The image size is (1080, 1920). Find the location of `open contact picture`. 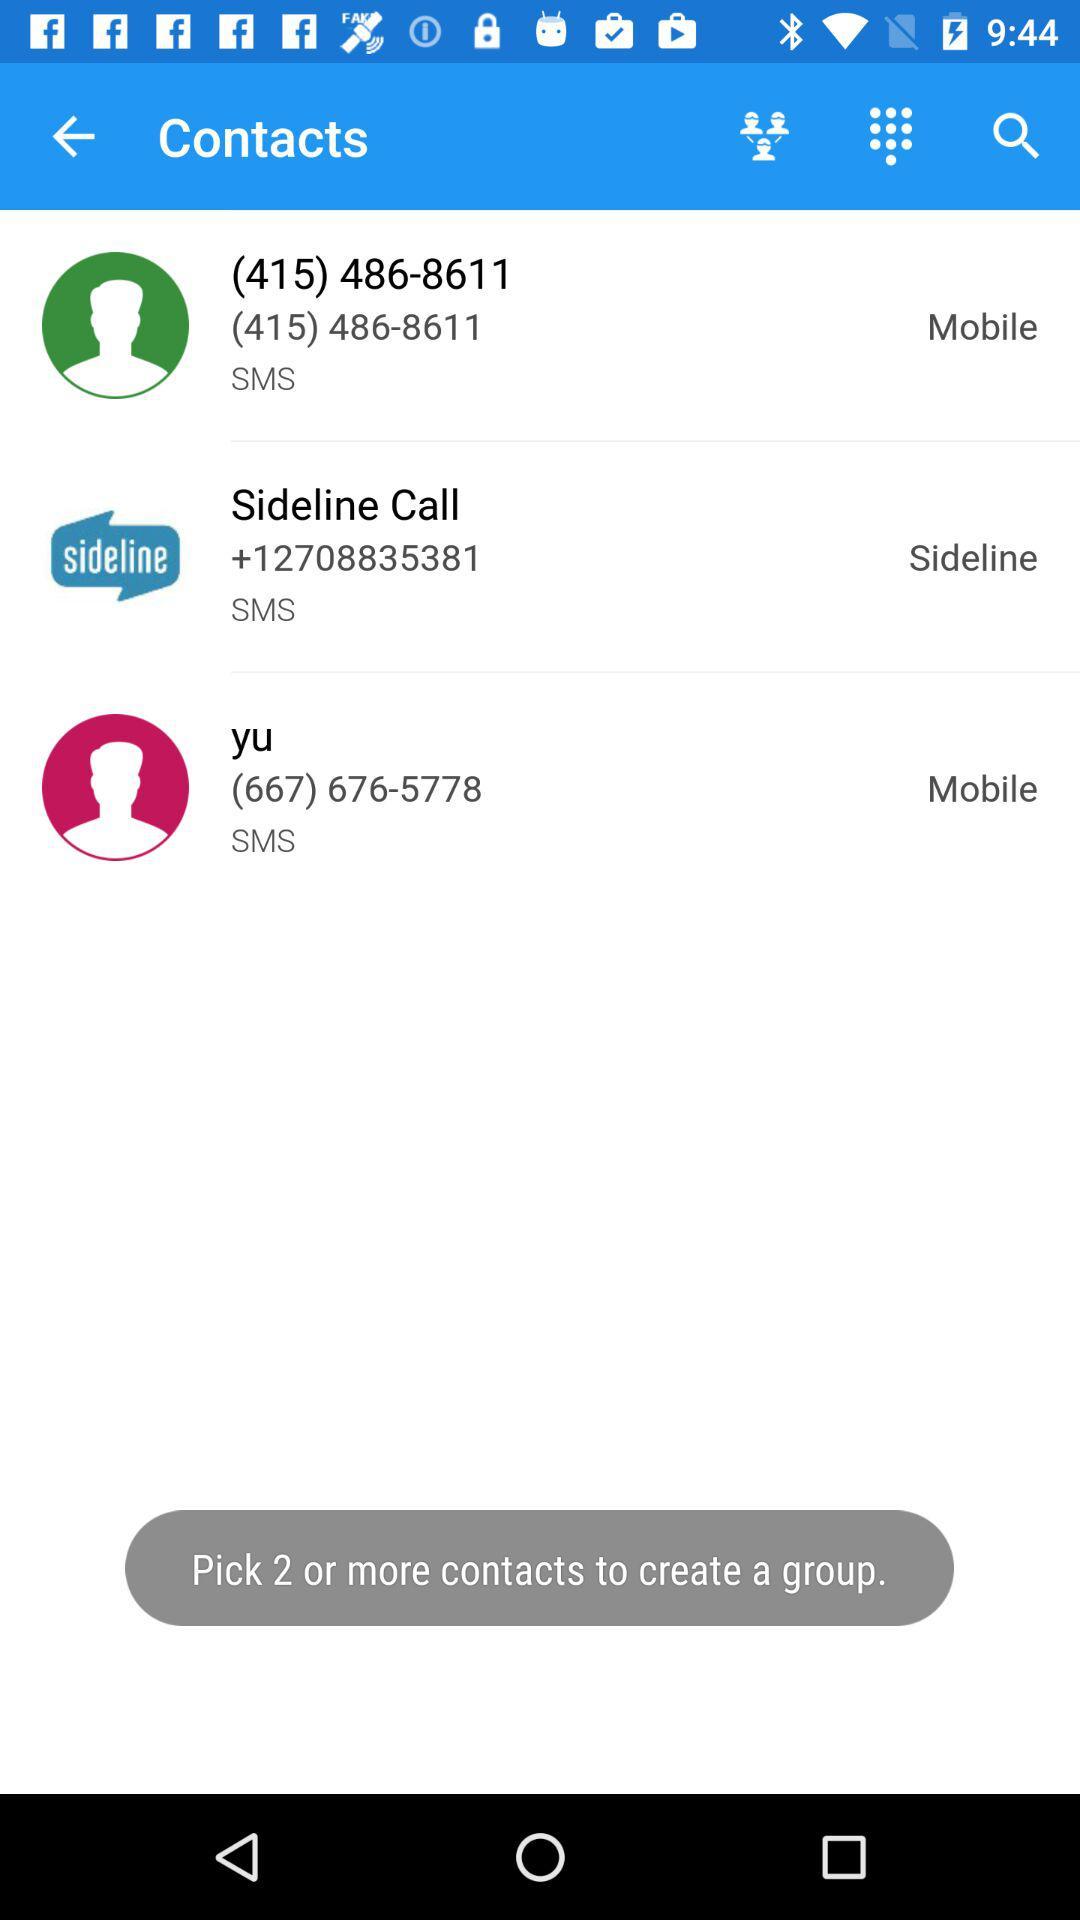

open contact picture is located at coordinates (115, 556).